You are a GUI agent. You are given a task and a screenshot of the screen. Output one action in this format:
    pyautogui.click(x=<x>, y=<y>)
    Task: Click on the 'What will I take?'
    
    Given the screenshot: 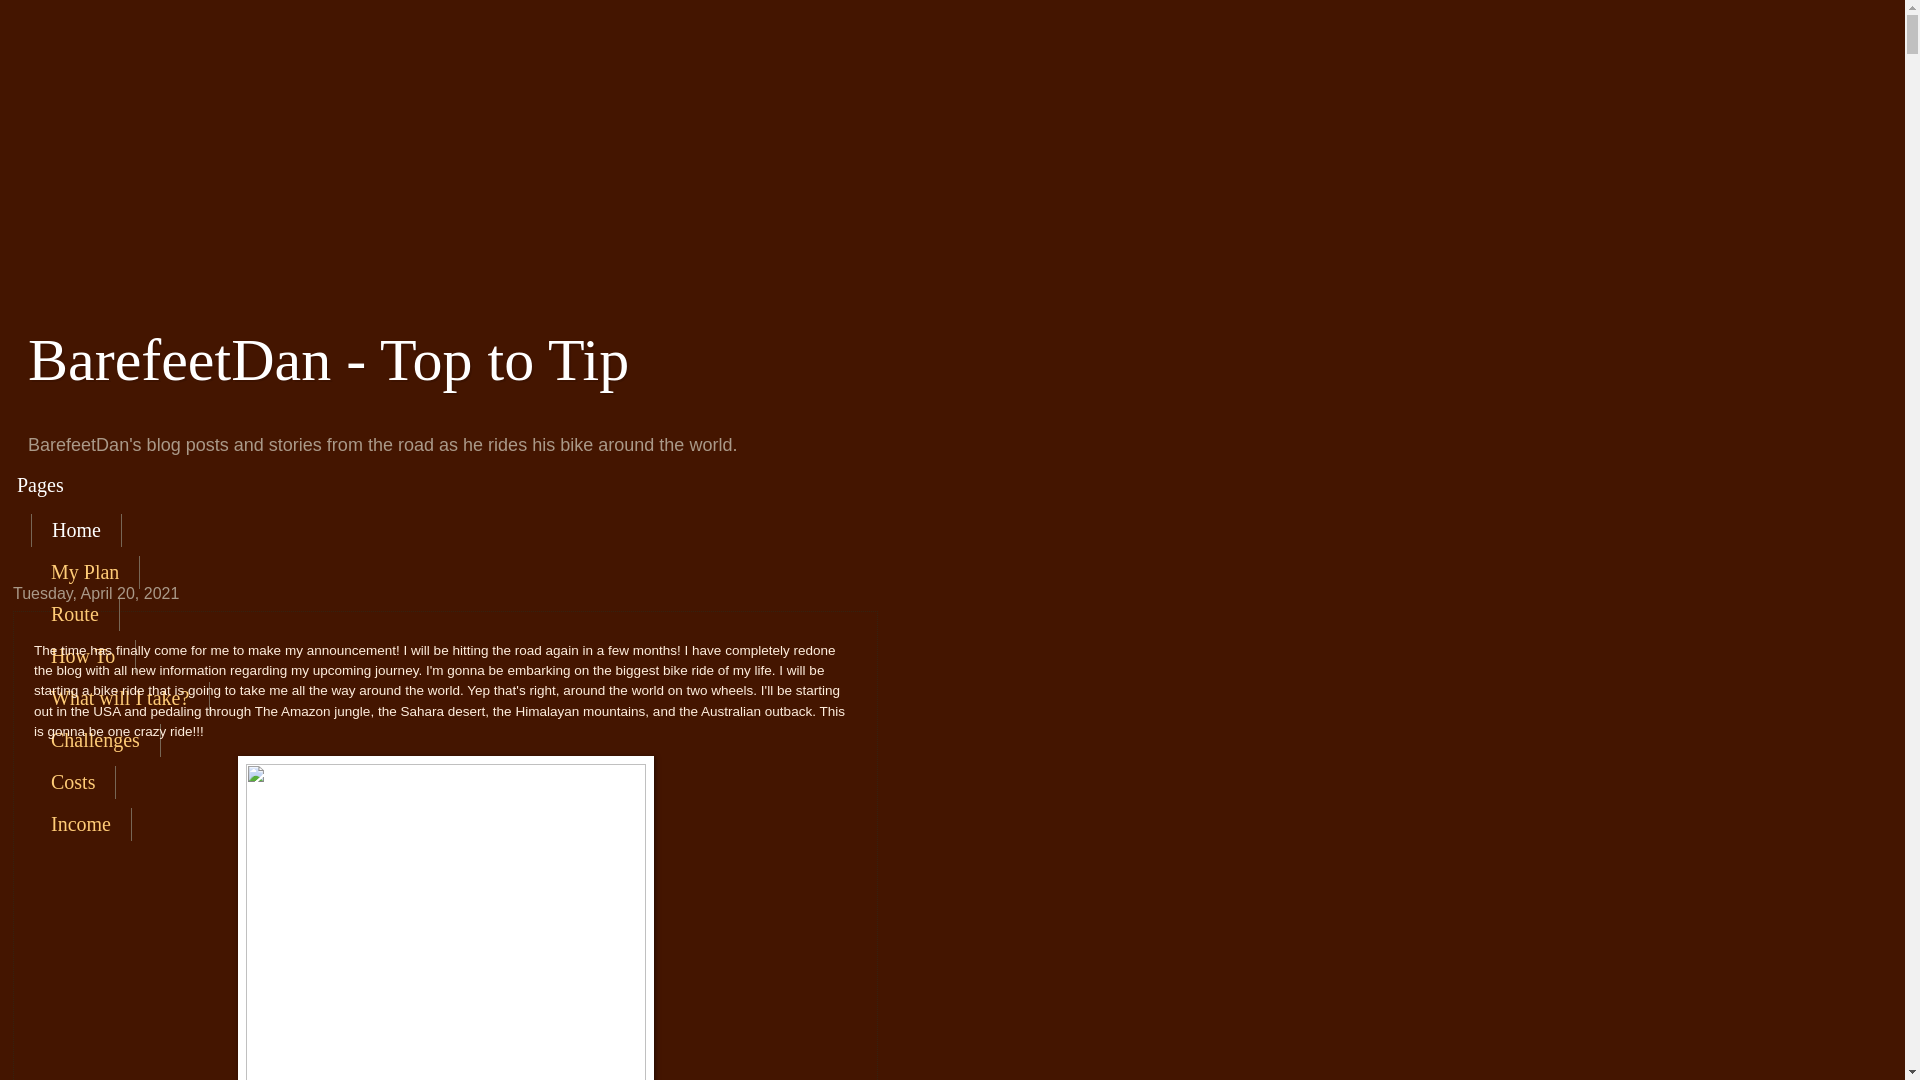 What is the action you would take?
    pyautogui.click(x=119, y=697)
    